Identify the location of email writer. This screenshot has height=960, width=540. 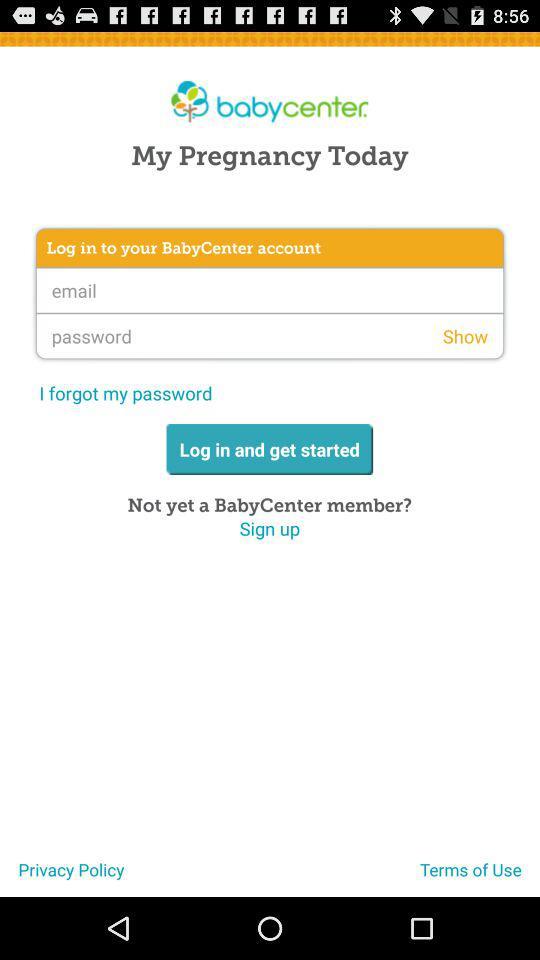
(270, 289).